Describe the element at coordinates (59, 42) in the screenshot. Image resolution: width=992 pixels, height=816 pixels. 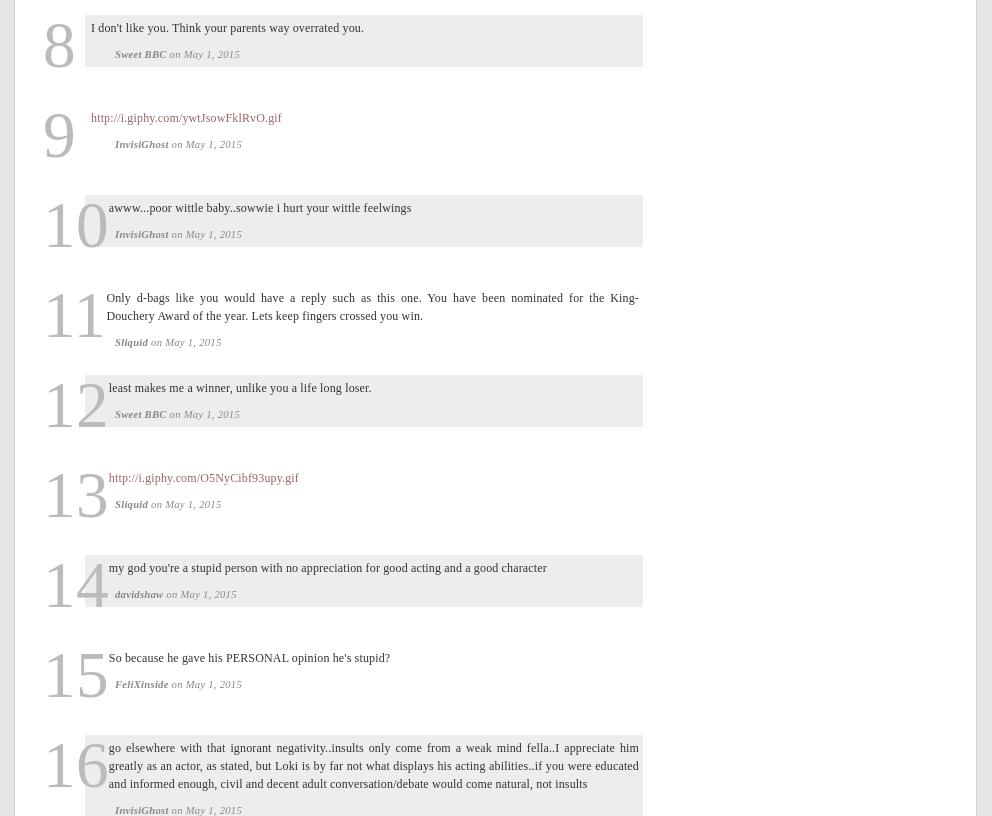
I see `'8'` at that location.